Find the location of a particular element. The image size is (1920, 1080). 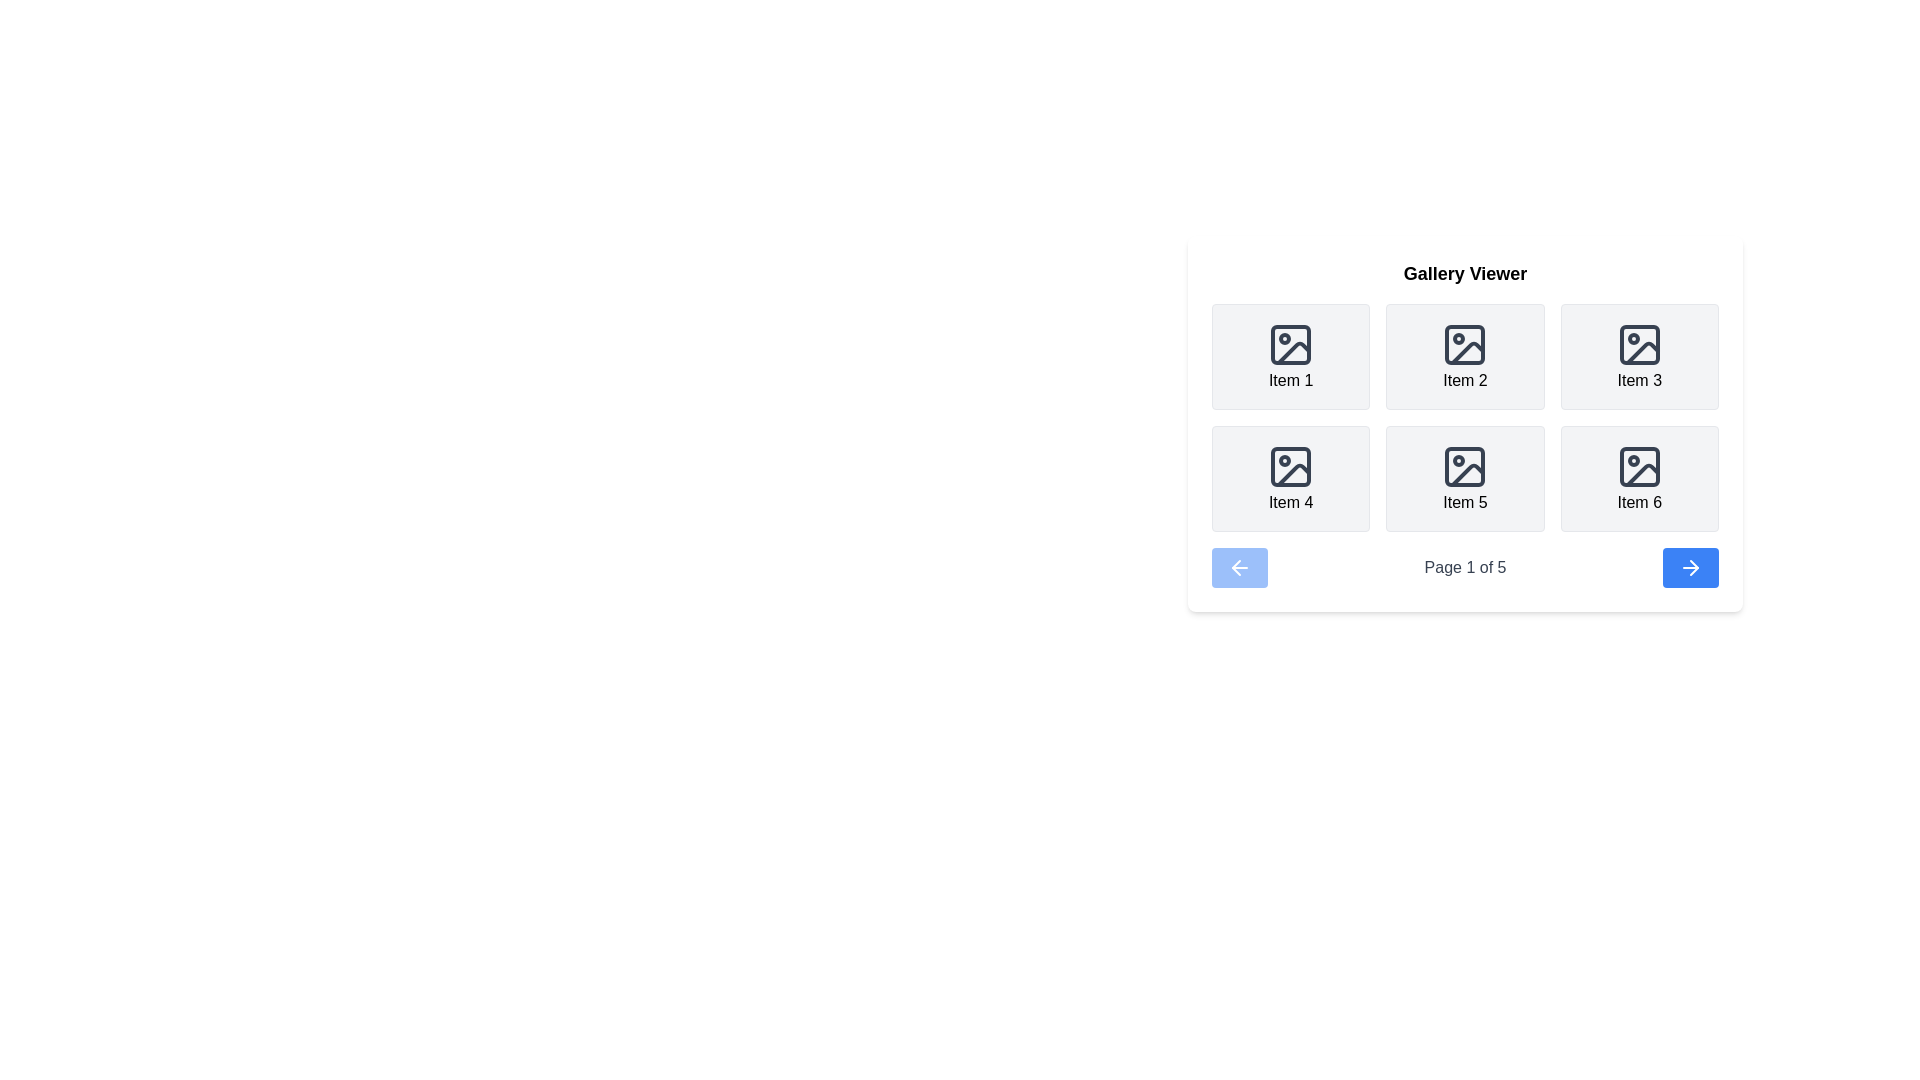

the Gallery item tile with a light gray background, rounded corners, a picture icon in the center, and labeled 'Item 3' beneath it is located at coordinates (1639, 356).